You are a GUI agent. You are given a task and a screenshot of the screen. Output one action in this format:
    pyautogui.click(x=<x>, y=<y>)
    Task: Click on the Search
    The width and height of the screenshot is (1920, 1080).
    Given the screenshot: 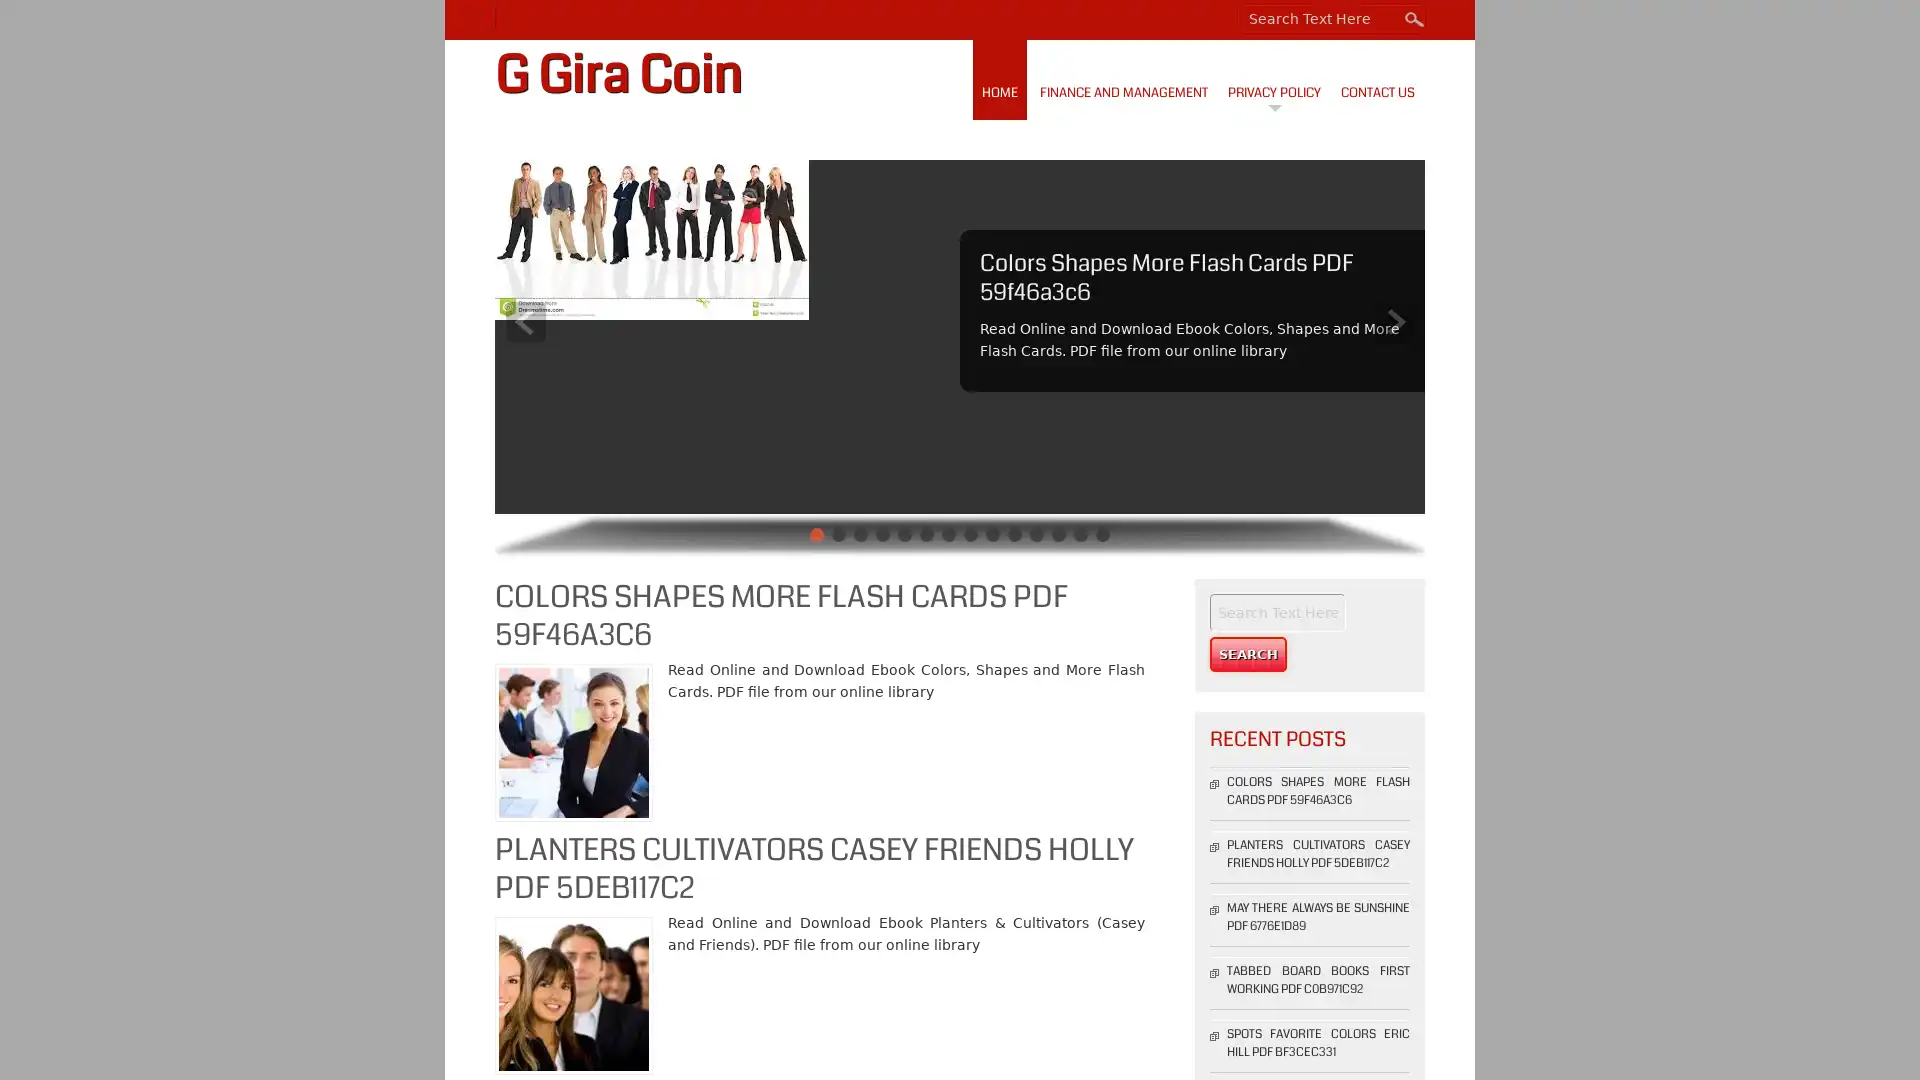 What is the action you would take?
    pyautogui.click(x=1247, y=654)
    